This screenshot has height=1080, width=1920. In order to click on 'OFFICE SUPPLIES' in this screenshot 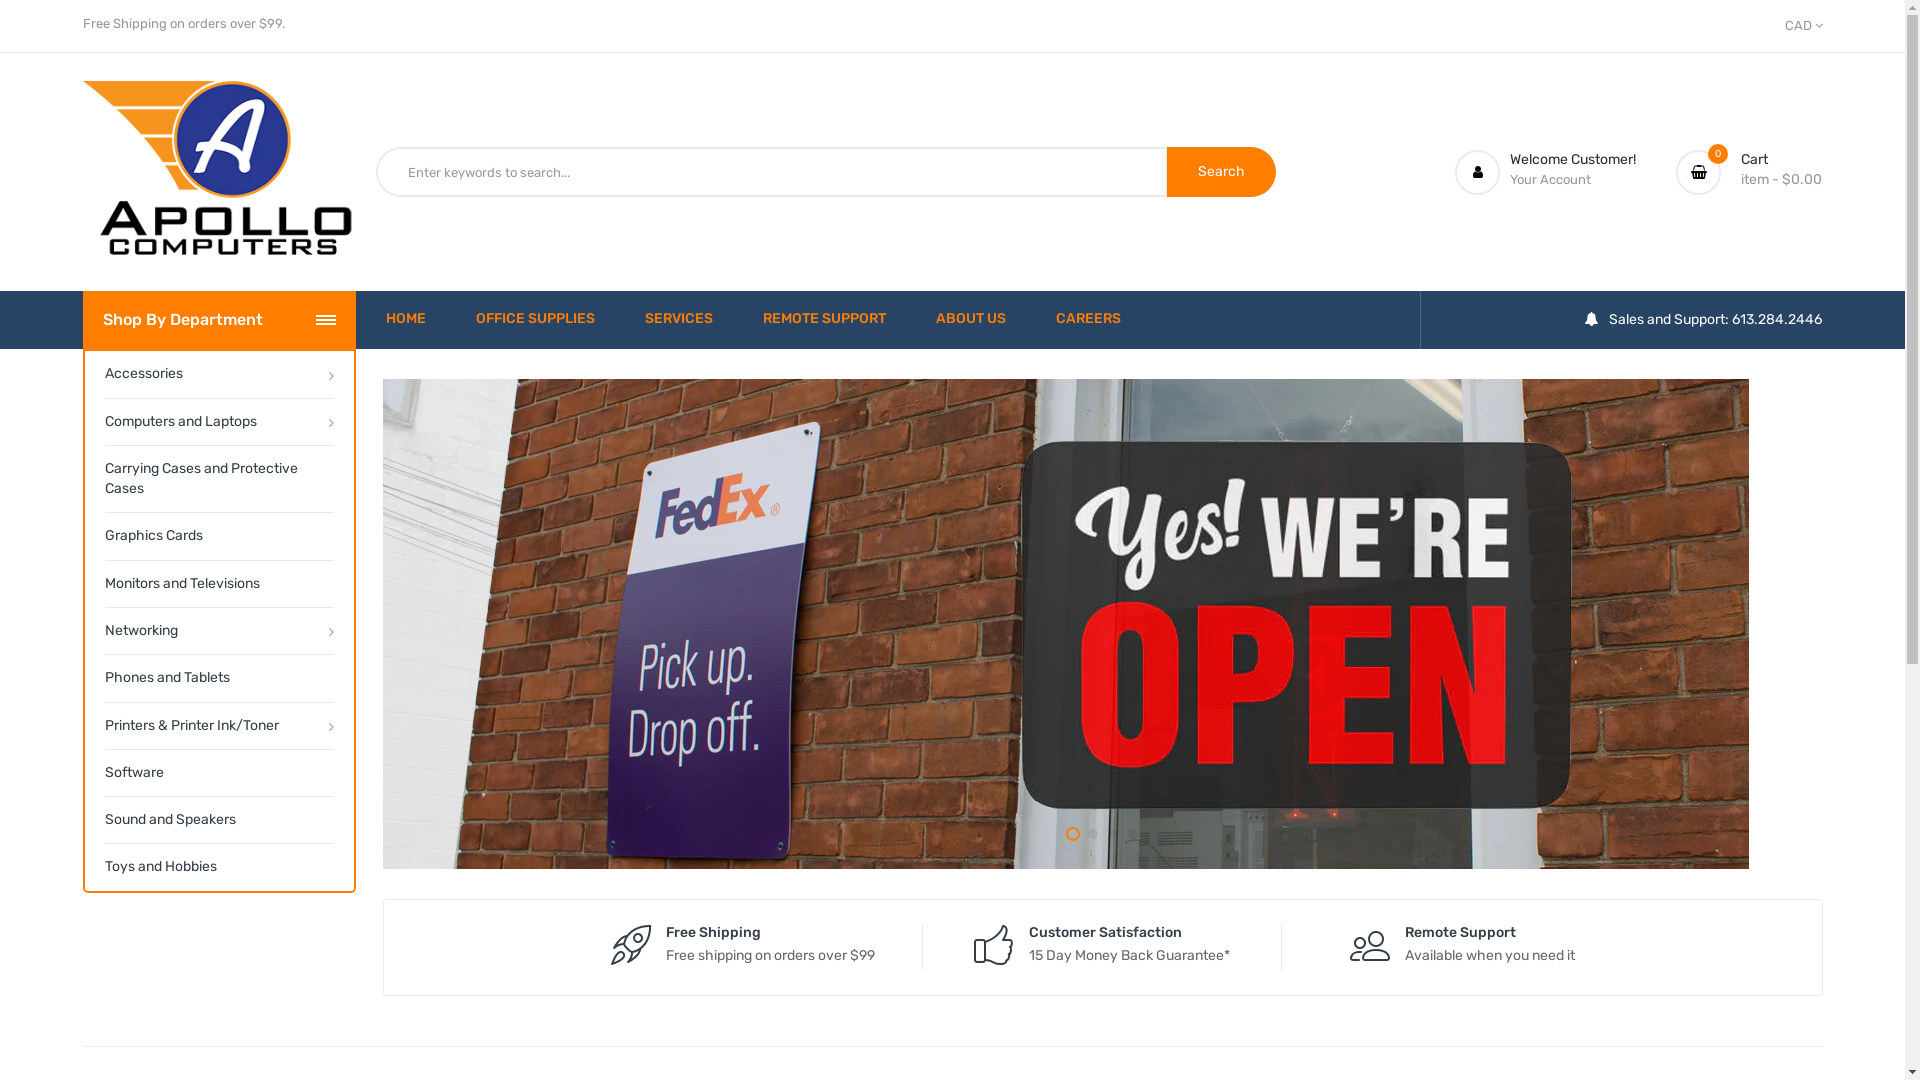, I will do `click(535, 318)`.